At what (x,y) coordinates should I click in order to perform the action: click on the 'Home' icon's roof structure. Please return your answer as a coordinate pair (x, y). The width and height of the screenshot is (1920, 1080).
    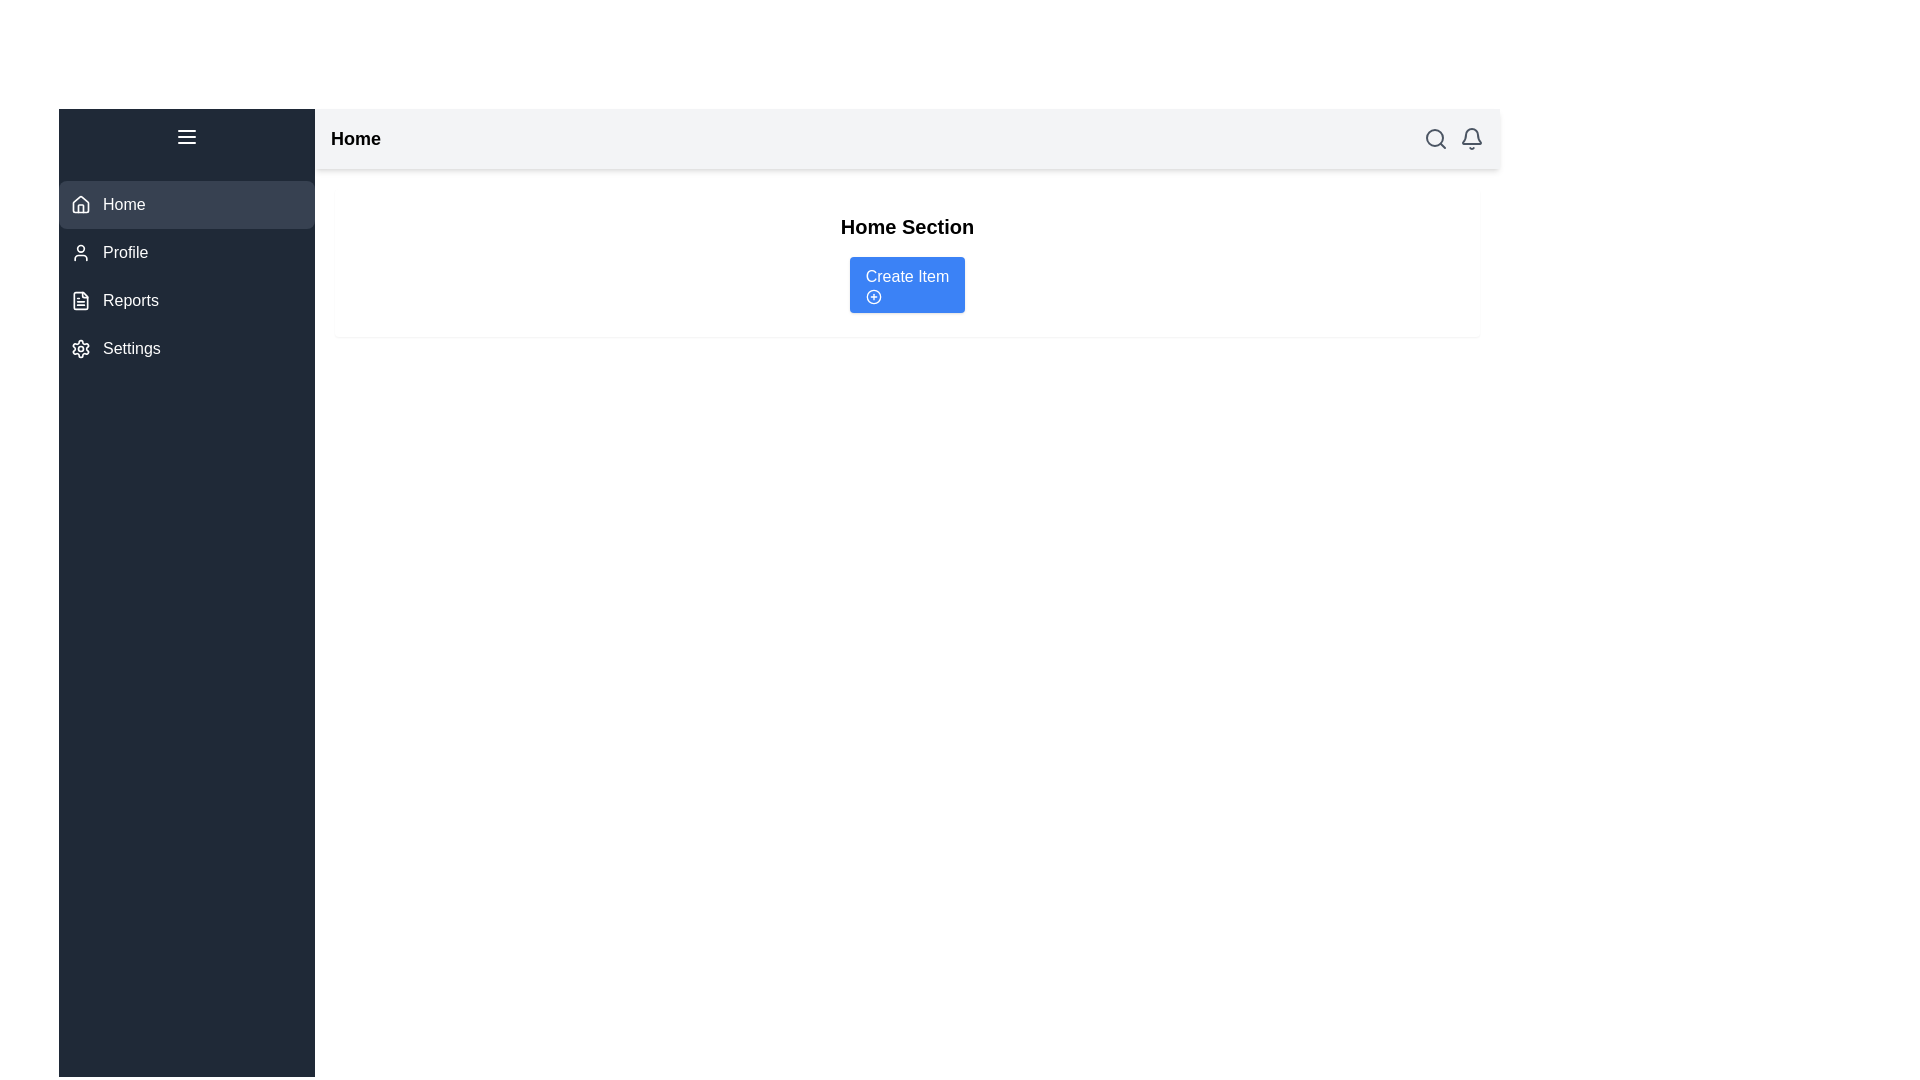
    Looking at the image, I should click on (80, 204).